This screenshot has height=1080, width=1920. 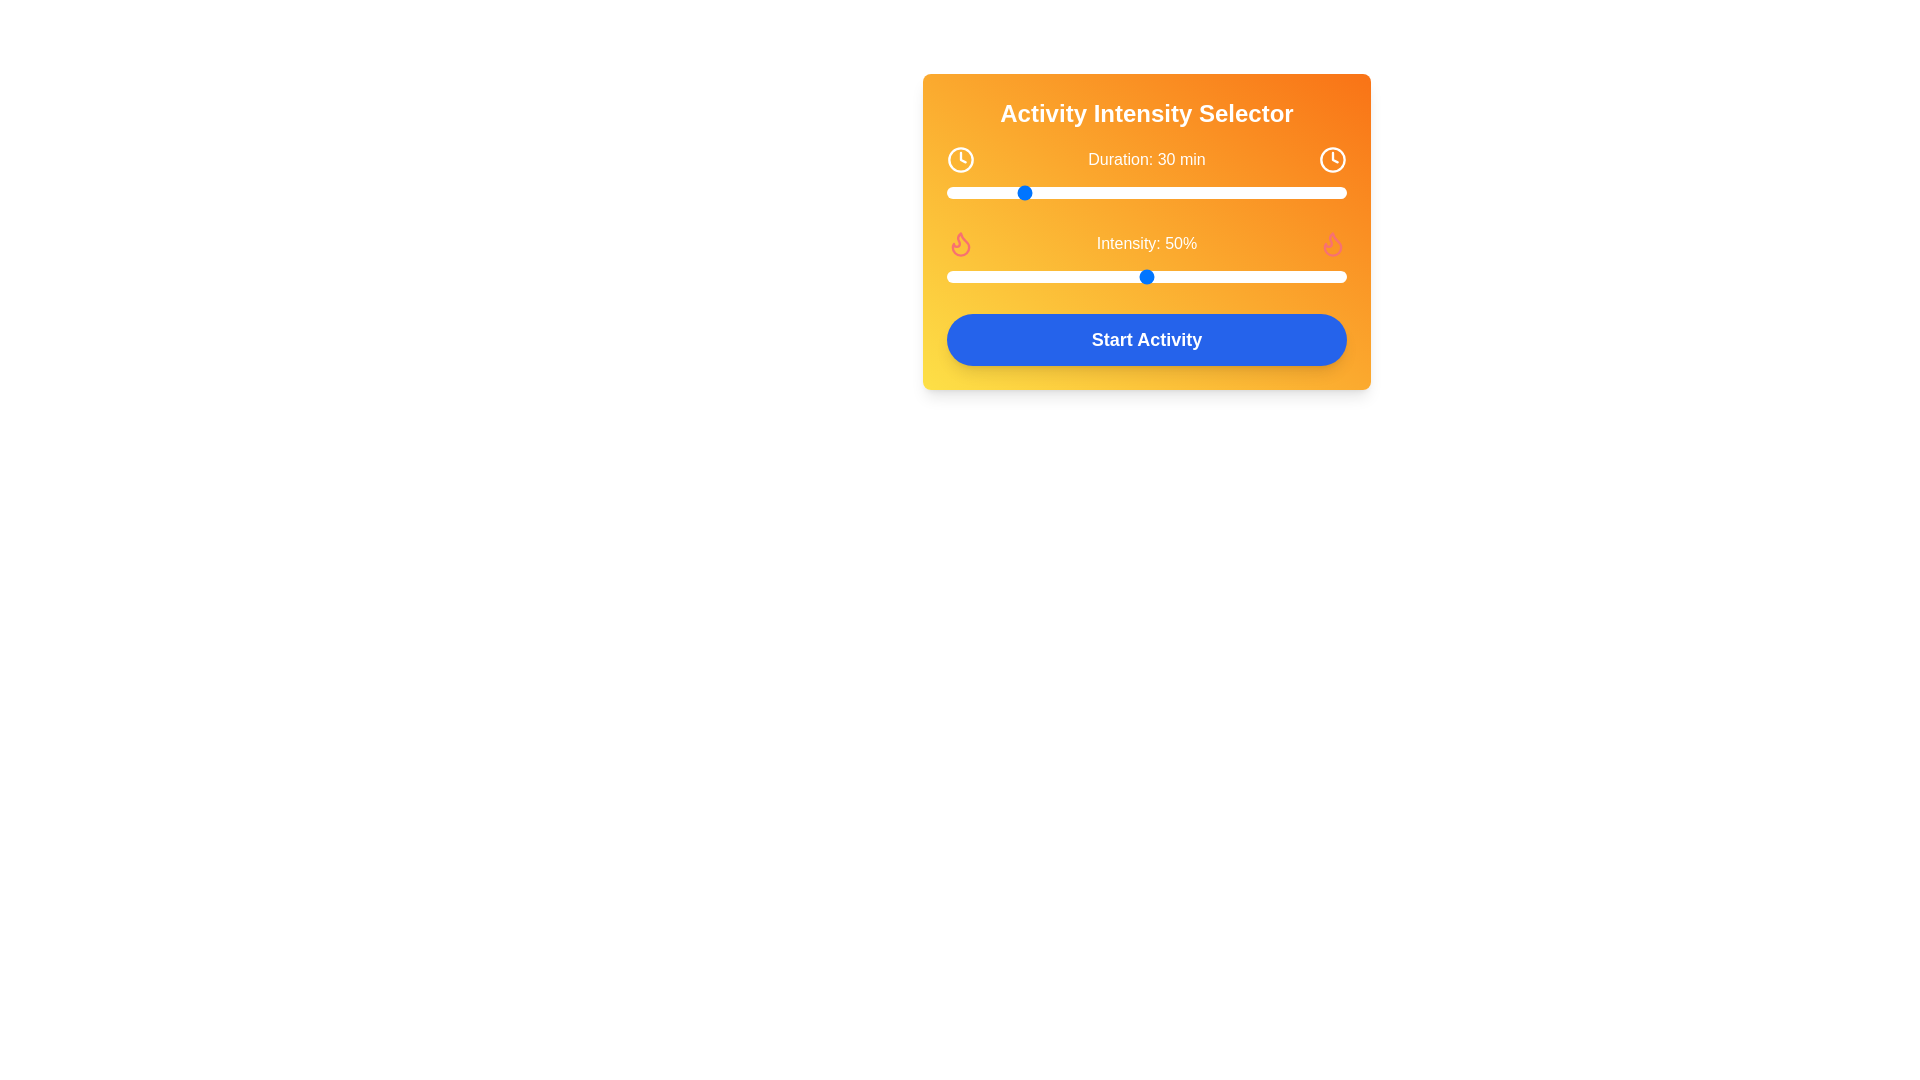 What do you see at coordinates (1051, 192) in the screenshot?
I see `the duration slider to 39 minutes` at bounding box center [1051, 192].